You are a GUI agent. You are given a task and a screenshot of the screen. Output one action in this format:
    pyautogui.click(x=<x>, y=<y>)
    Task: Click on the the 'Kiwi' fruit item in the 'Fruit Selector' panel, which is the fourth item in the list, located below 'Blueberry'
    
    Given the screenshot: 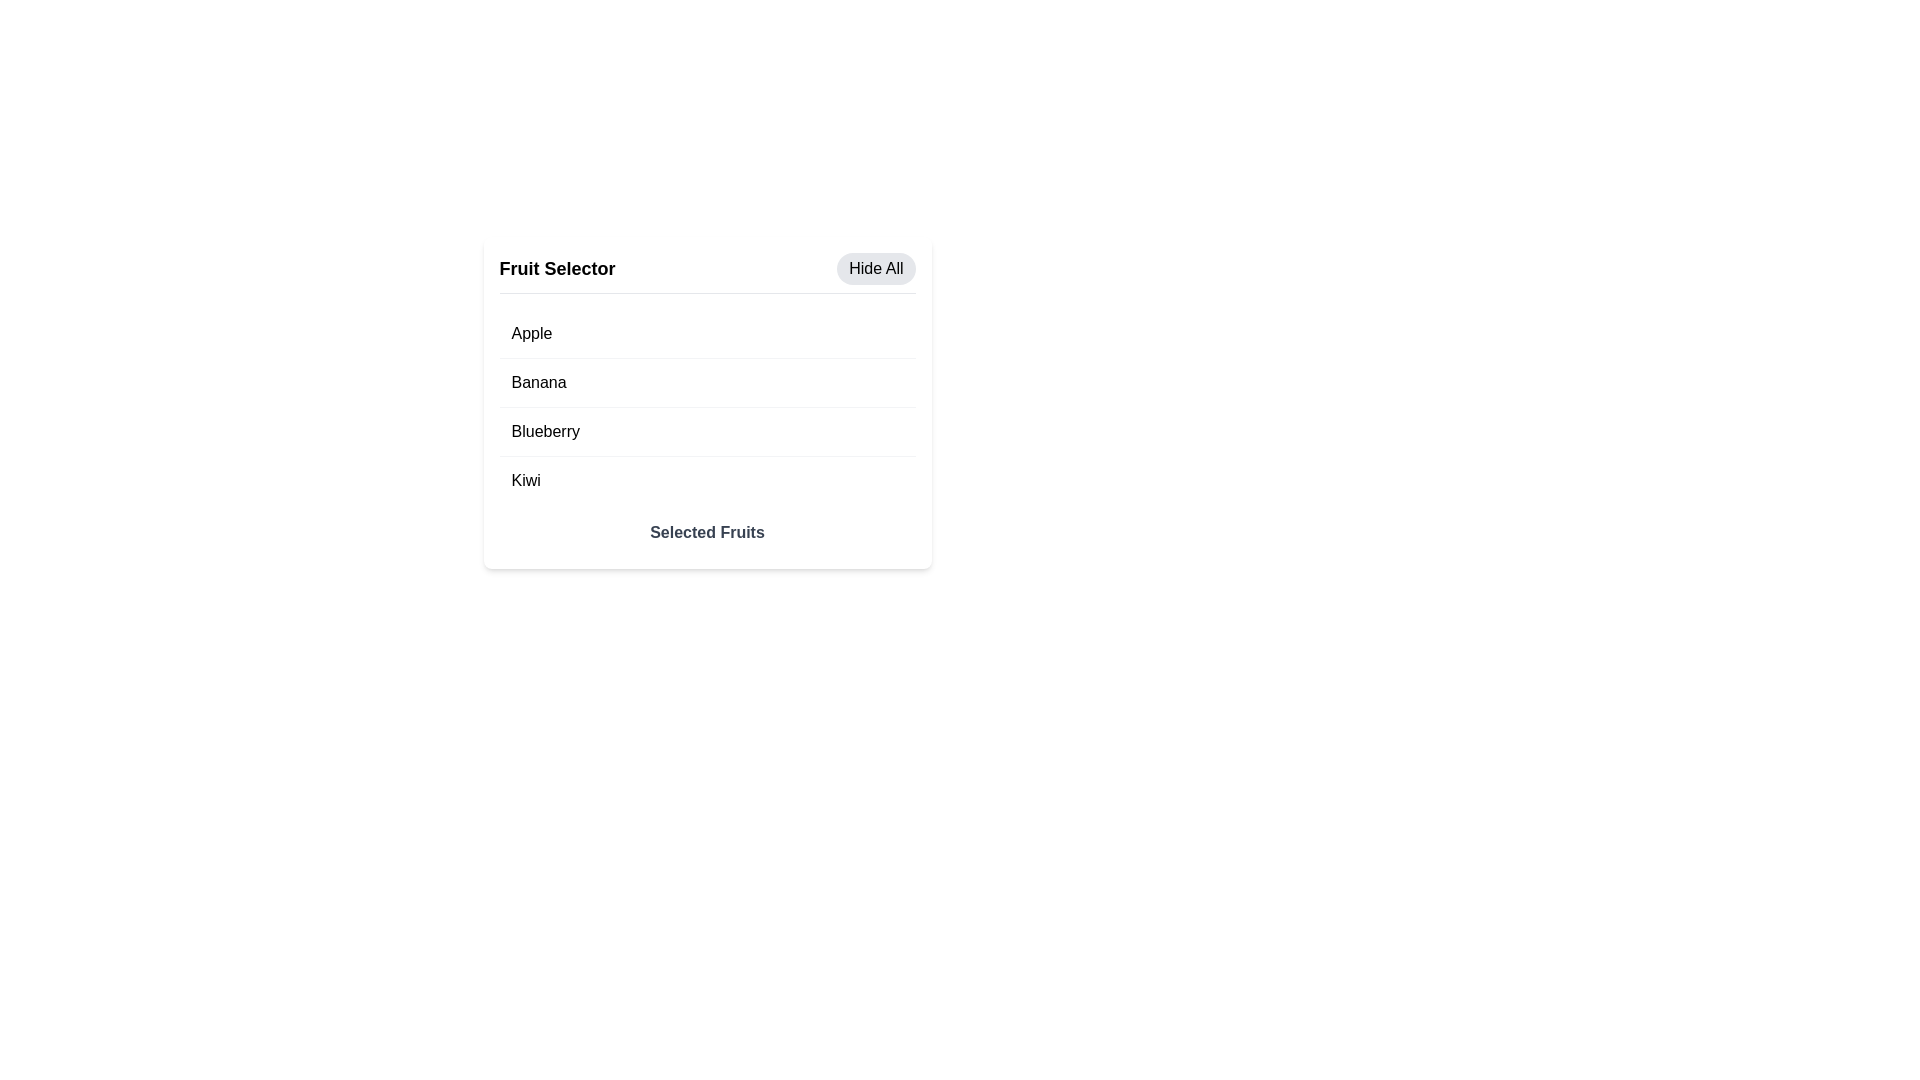 What is the action you would take?
    pyautogui.click(x=707, y=480)
    